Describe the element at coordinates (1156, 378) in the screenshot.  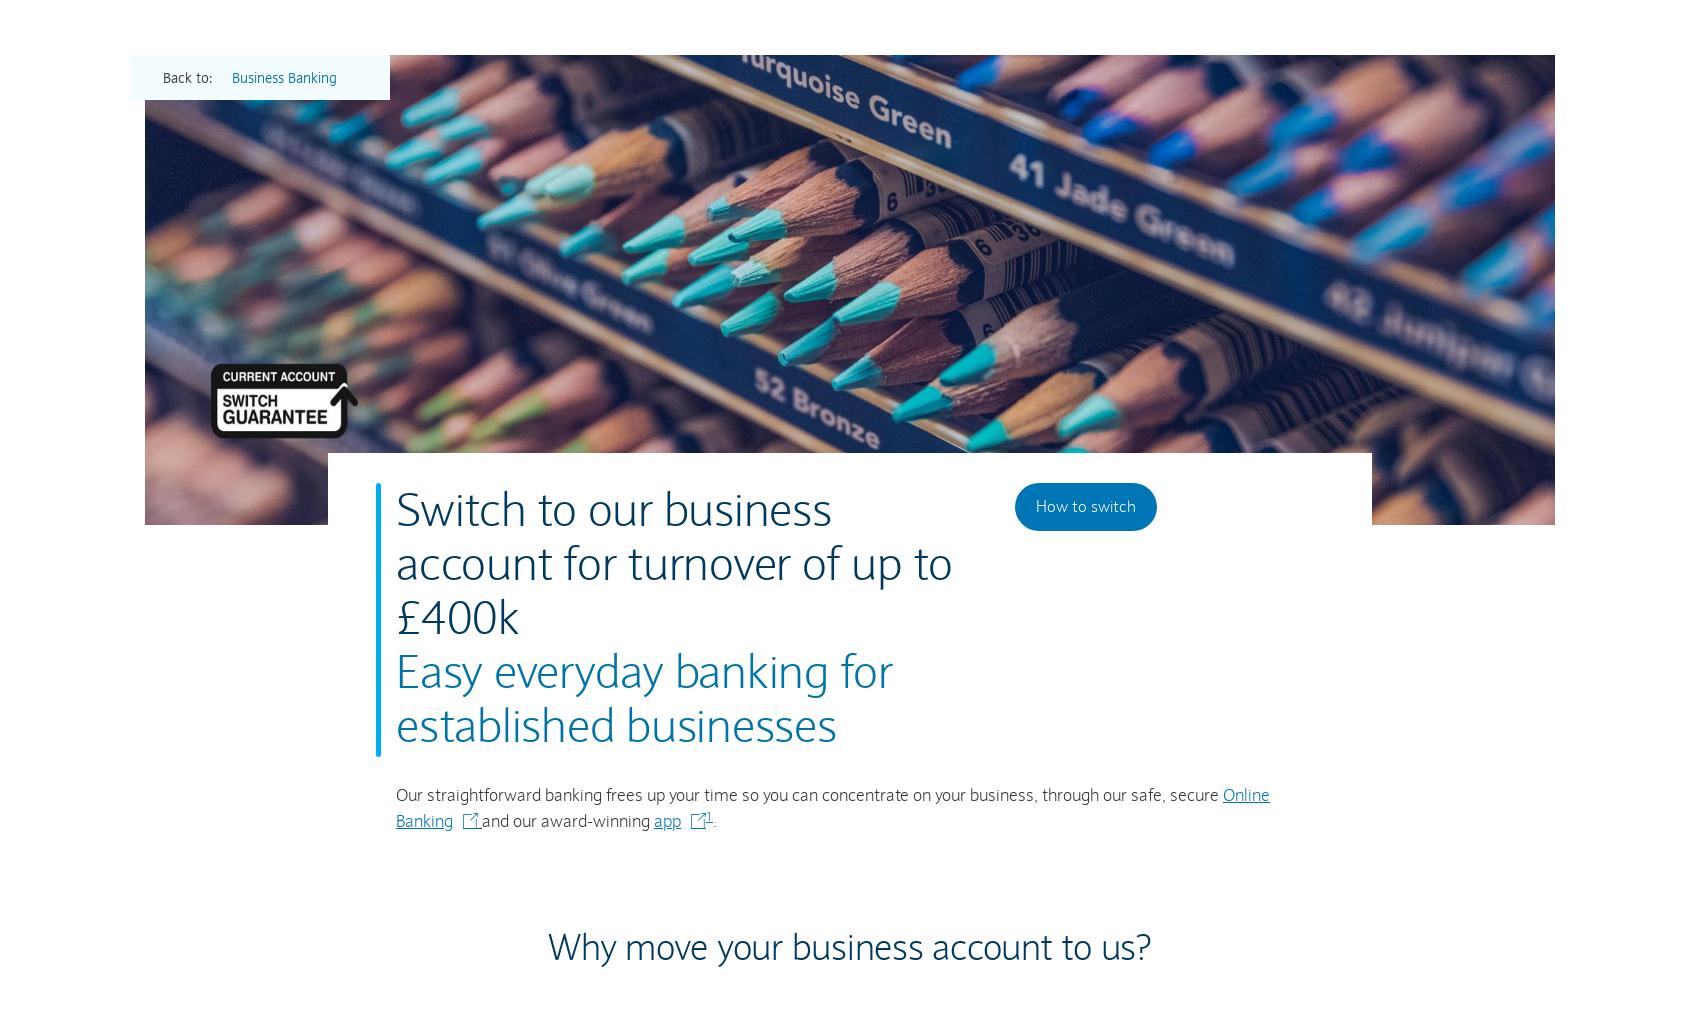
I see `'Business insurance'` at that location.